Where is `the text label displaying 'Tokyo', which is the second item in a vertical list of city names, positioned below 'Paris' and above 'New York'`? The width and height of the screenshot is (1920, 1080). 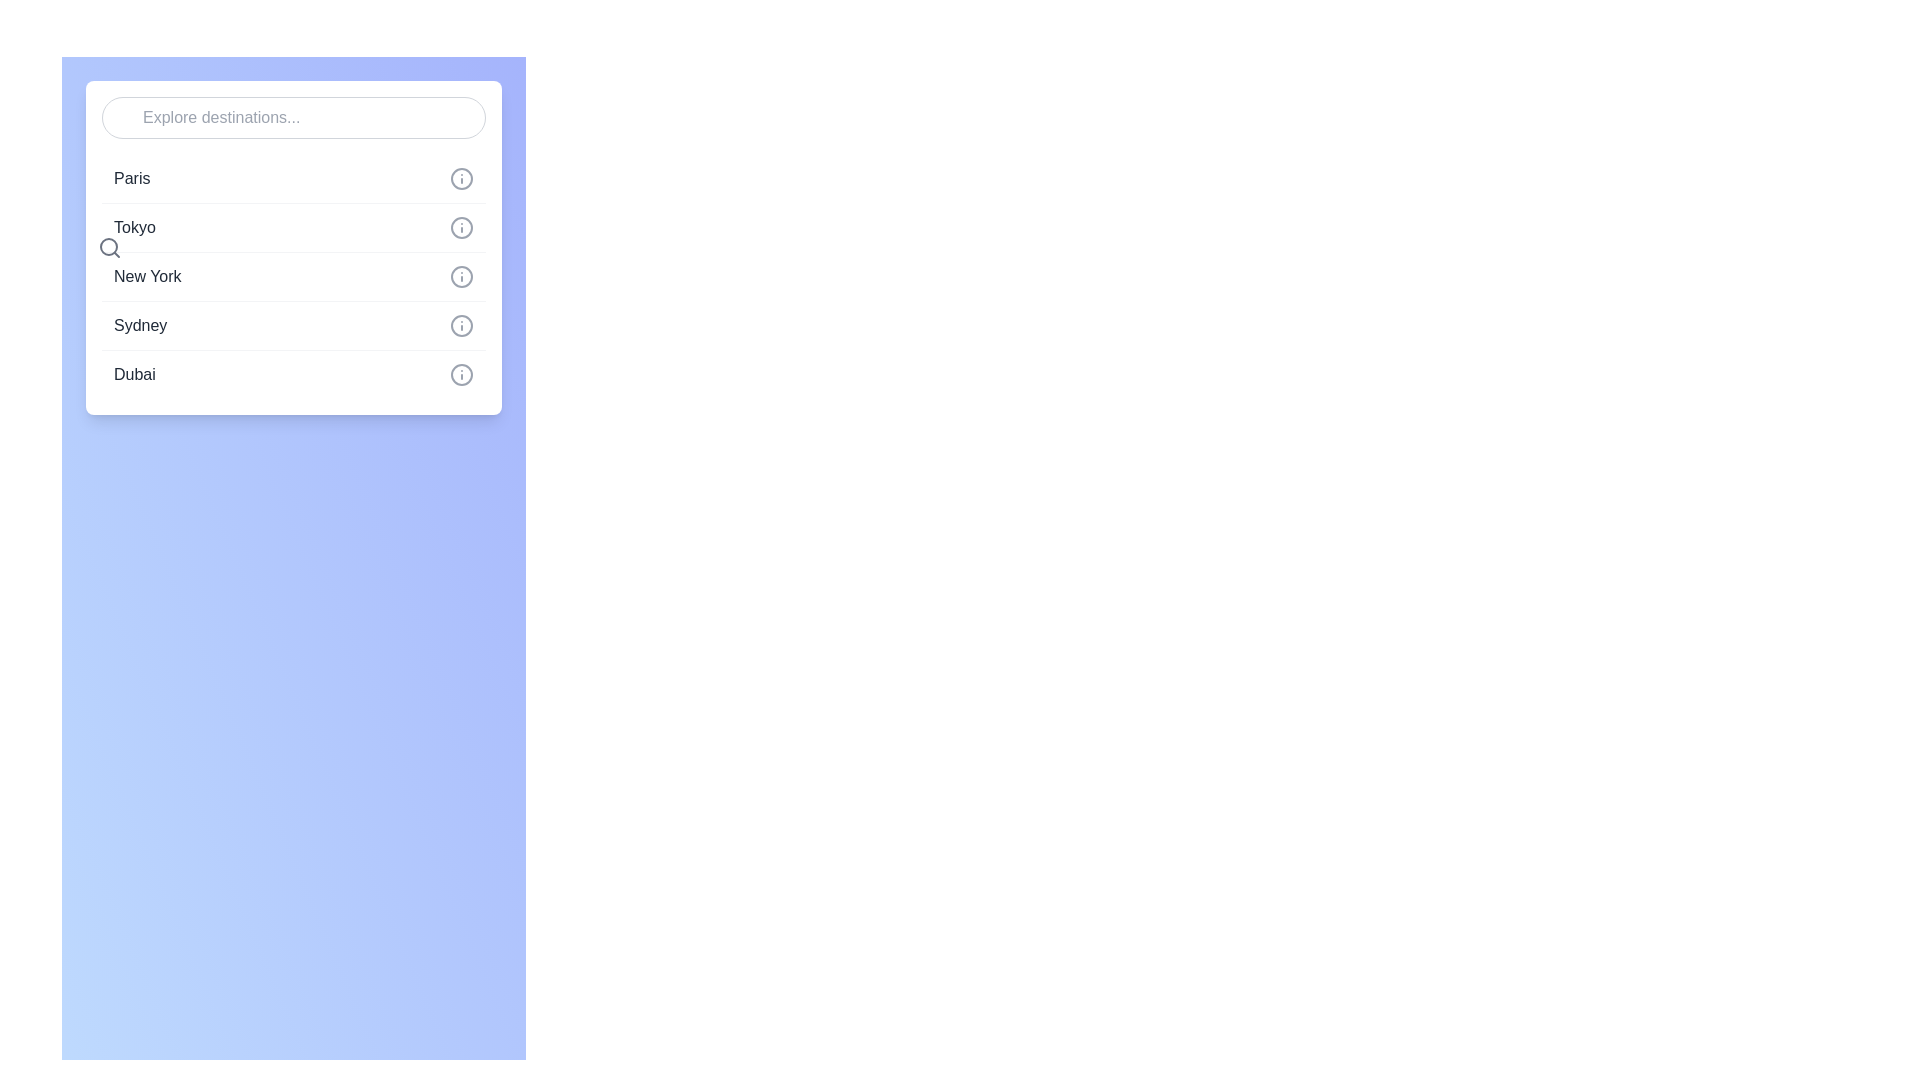 the text label displaying 'Tokyo', which is the second item in a vertical list of city names, positioned below 'Paris' and above 'New York' is located at coordinates (133, 226).